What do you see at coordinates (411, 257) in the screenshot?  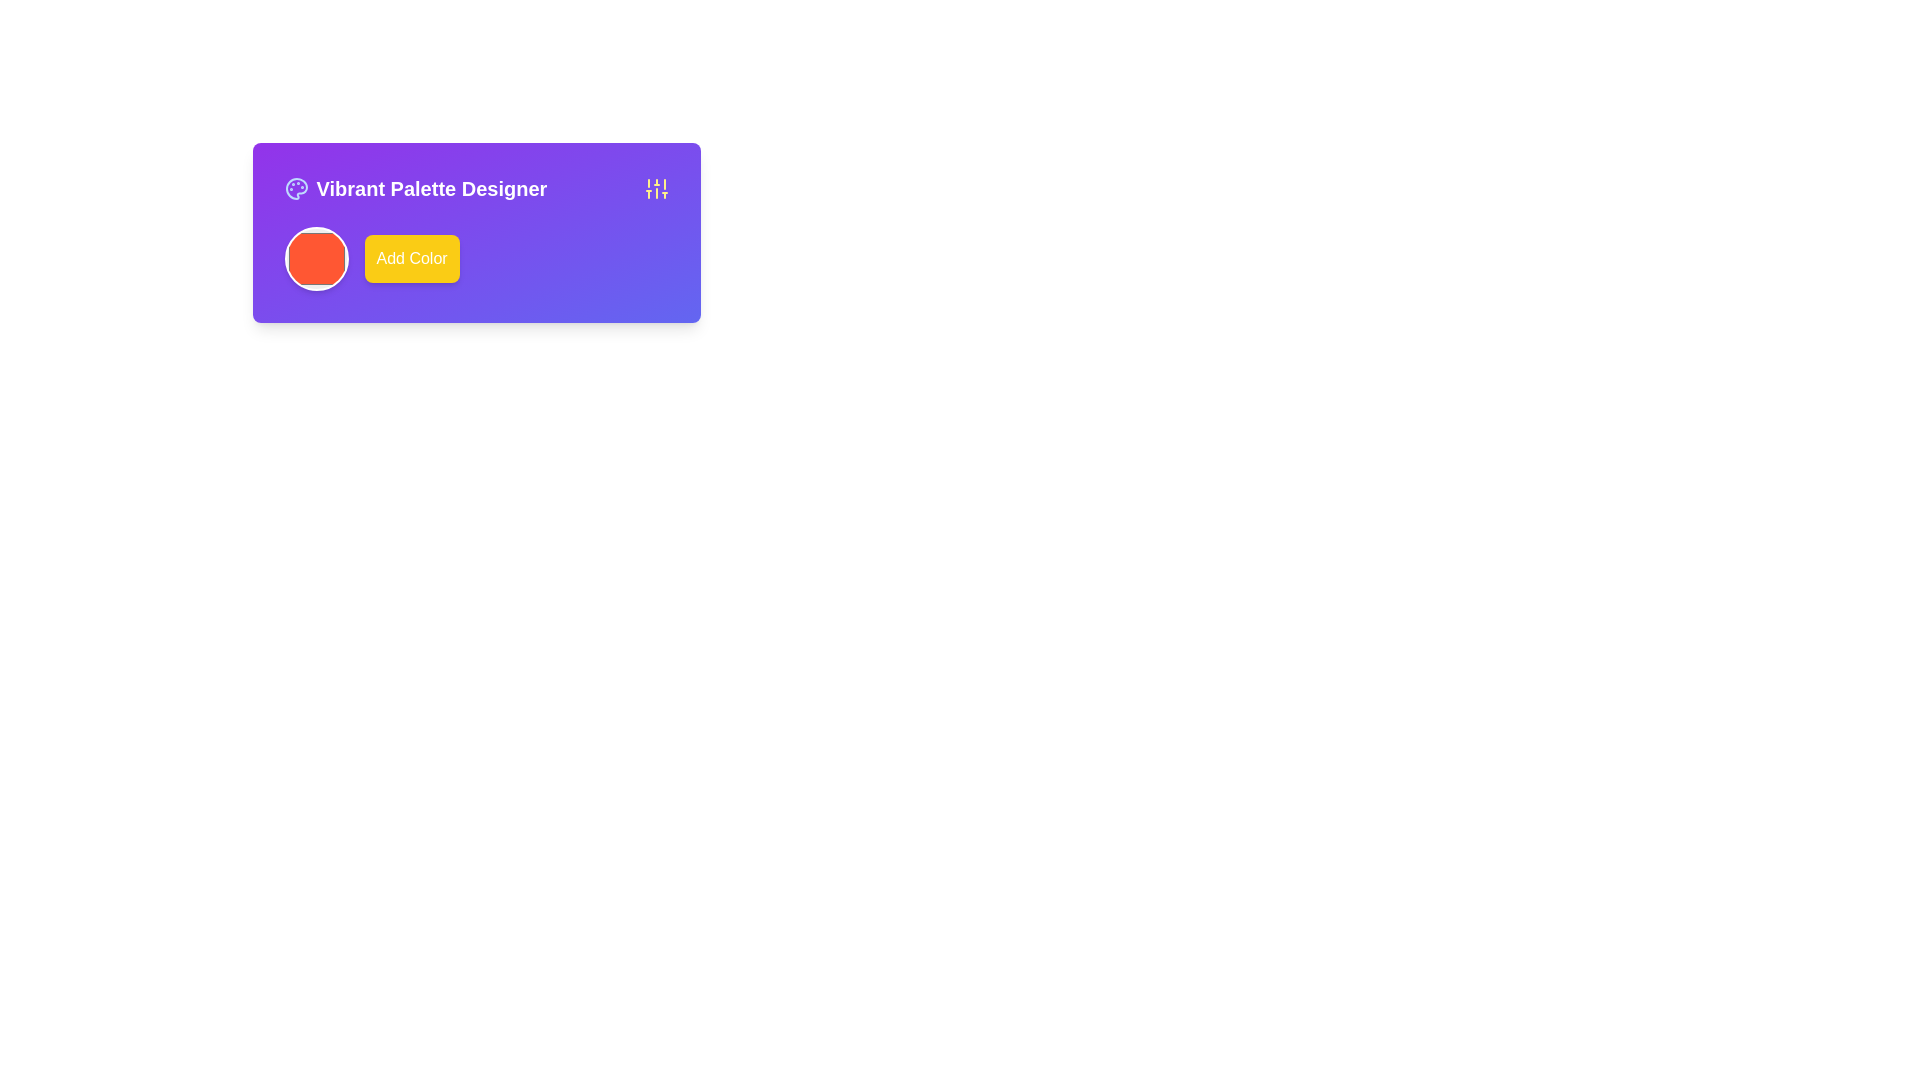 I see `the button for adding a new color to the palette in the 'Vibrant Palette Designer'` at bounding box center [411, 257].